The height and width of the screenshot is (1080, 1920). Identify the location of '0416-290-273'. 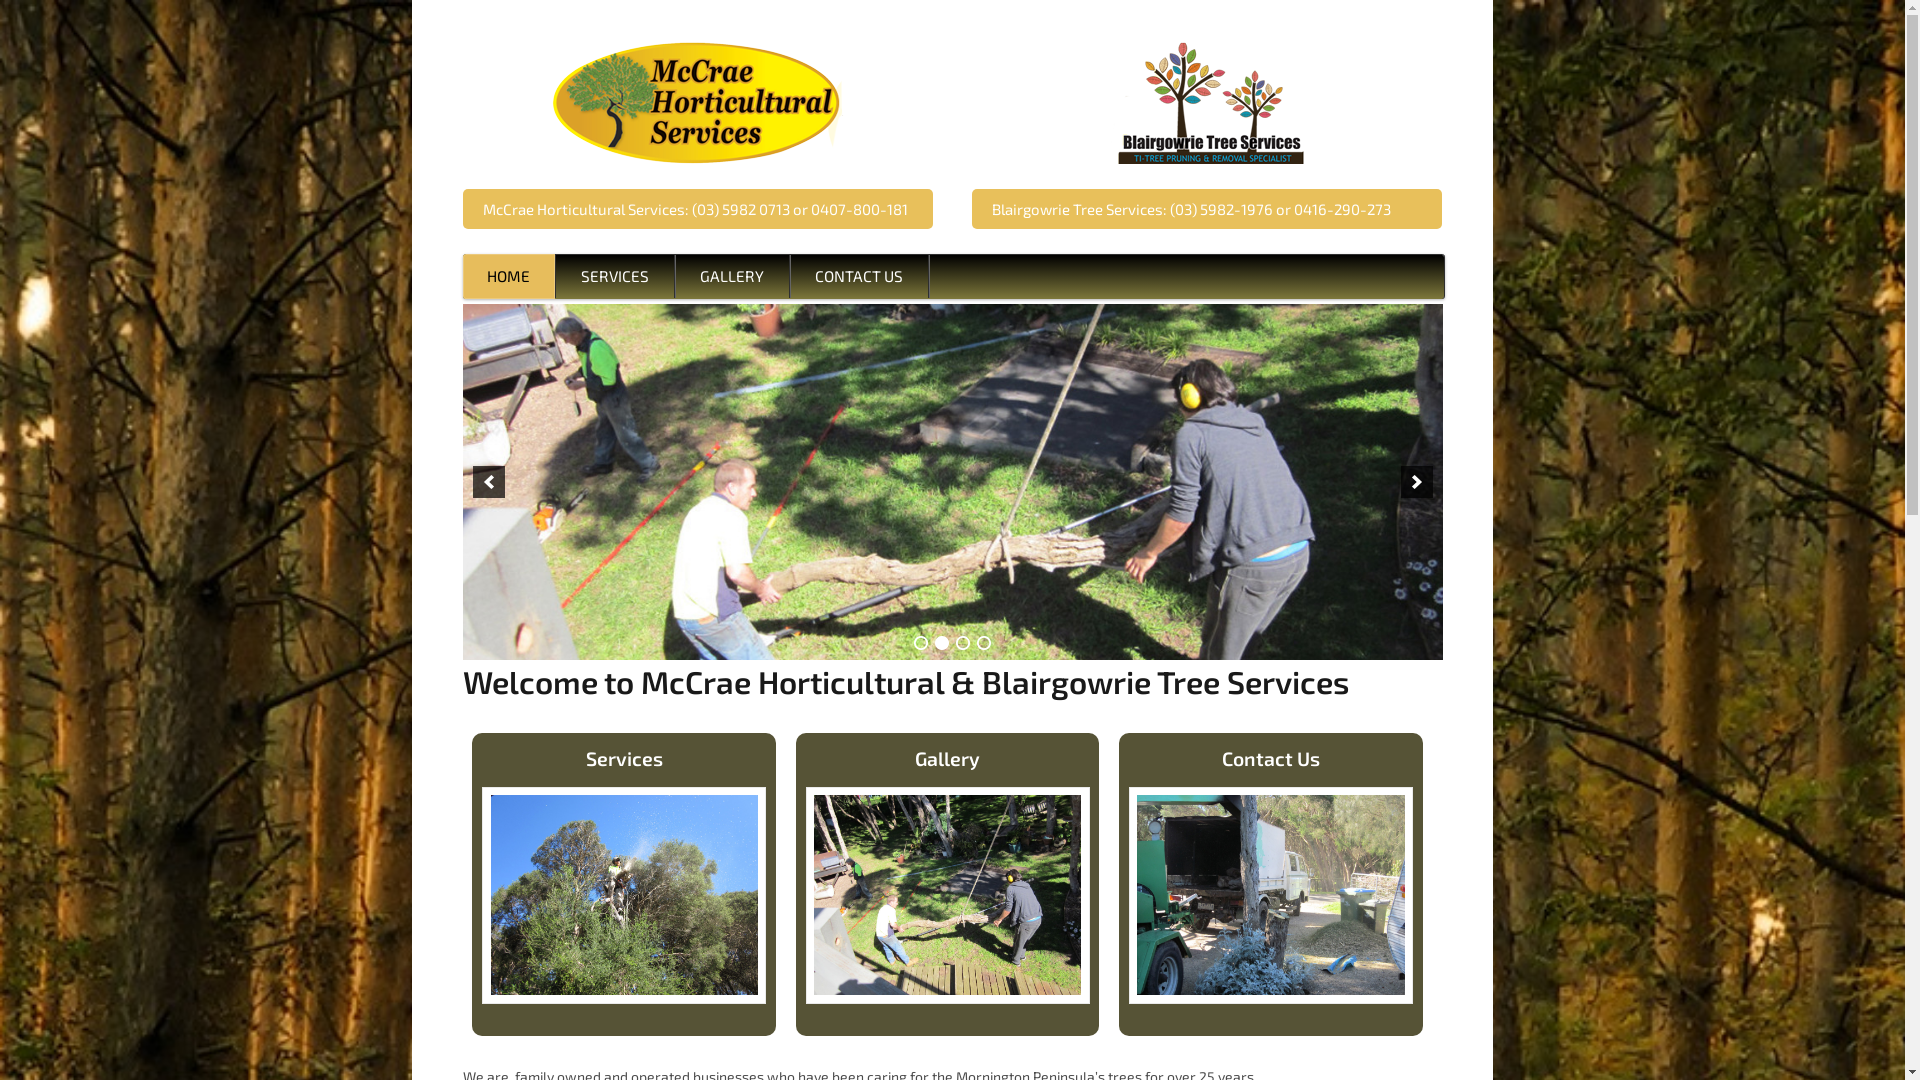
(1342, 208).